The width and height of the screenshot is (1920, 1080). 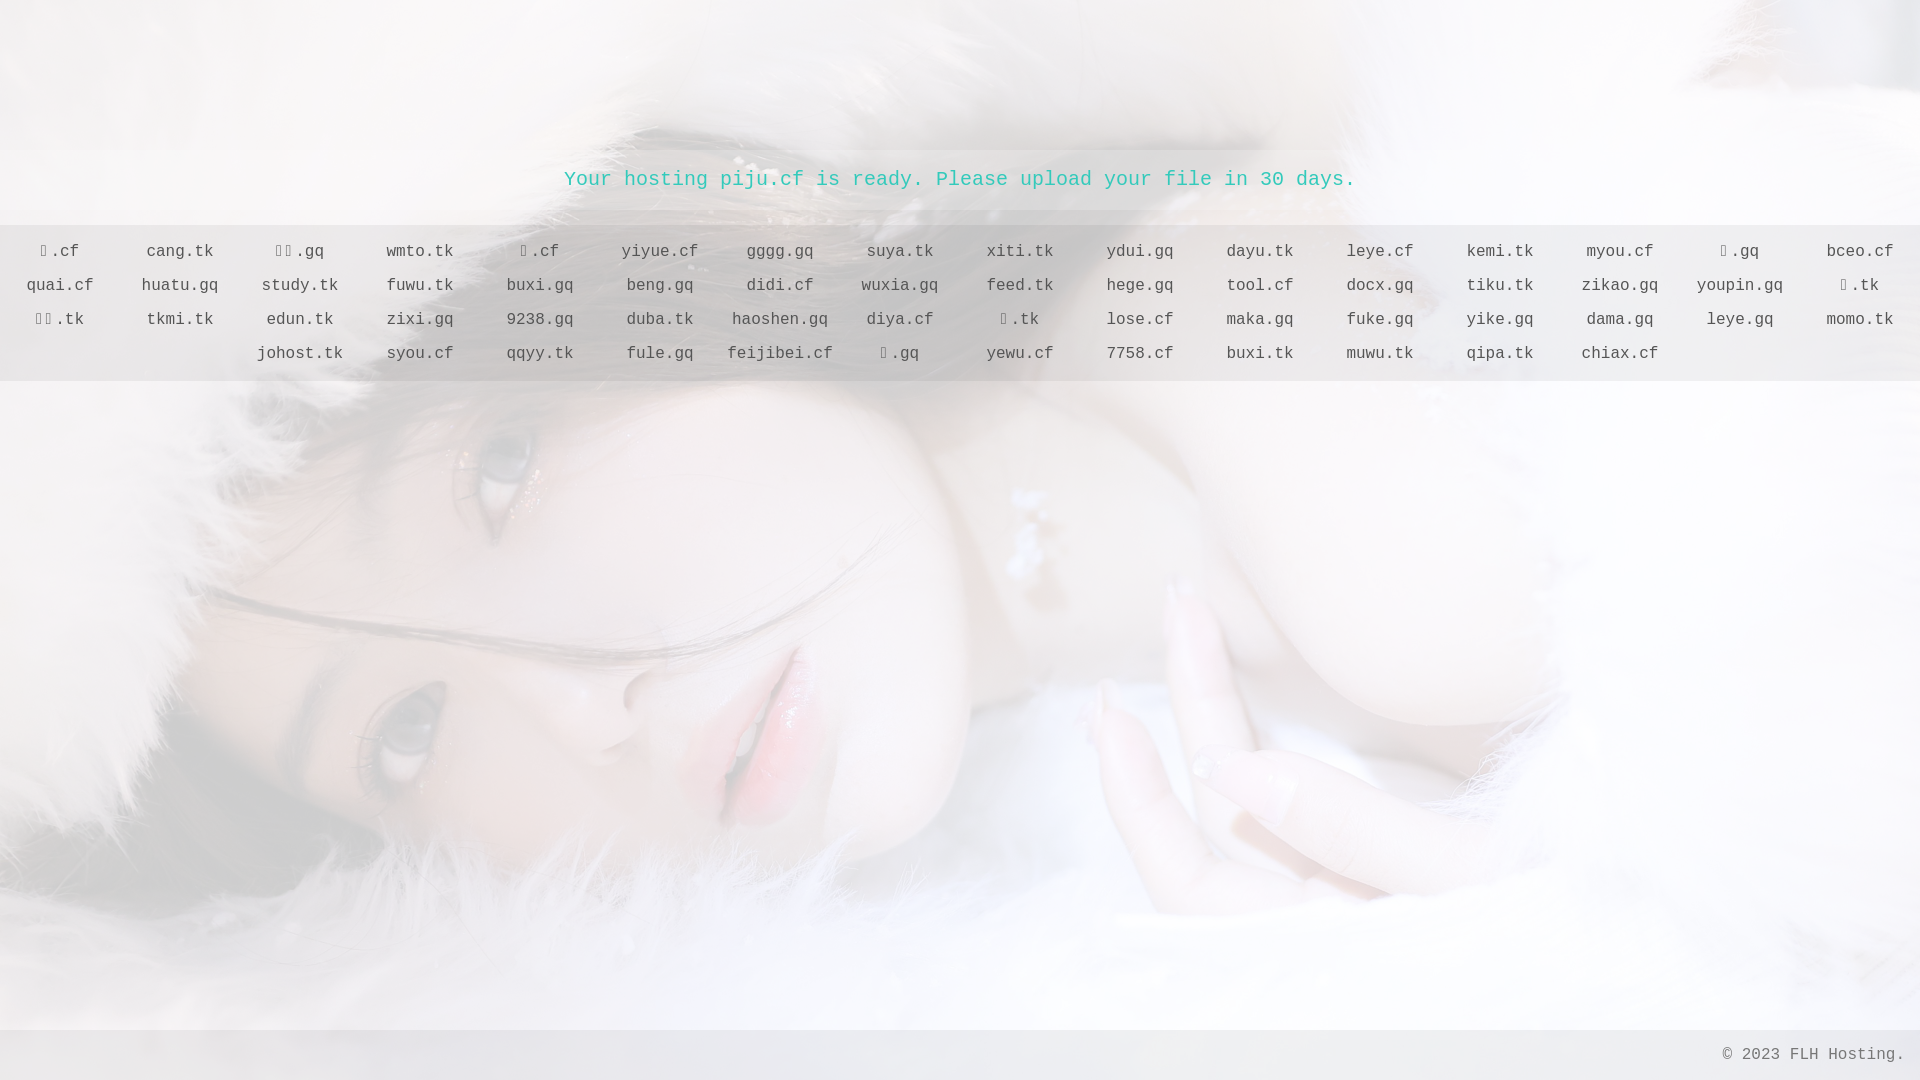 What do you see at coordinates (419, 319) in the screenshot?
I see `'zixi.gq'` at bounding box center [419, 319].